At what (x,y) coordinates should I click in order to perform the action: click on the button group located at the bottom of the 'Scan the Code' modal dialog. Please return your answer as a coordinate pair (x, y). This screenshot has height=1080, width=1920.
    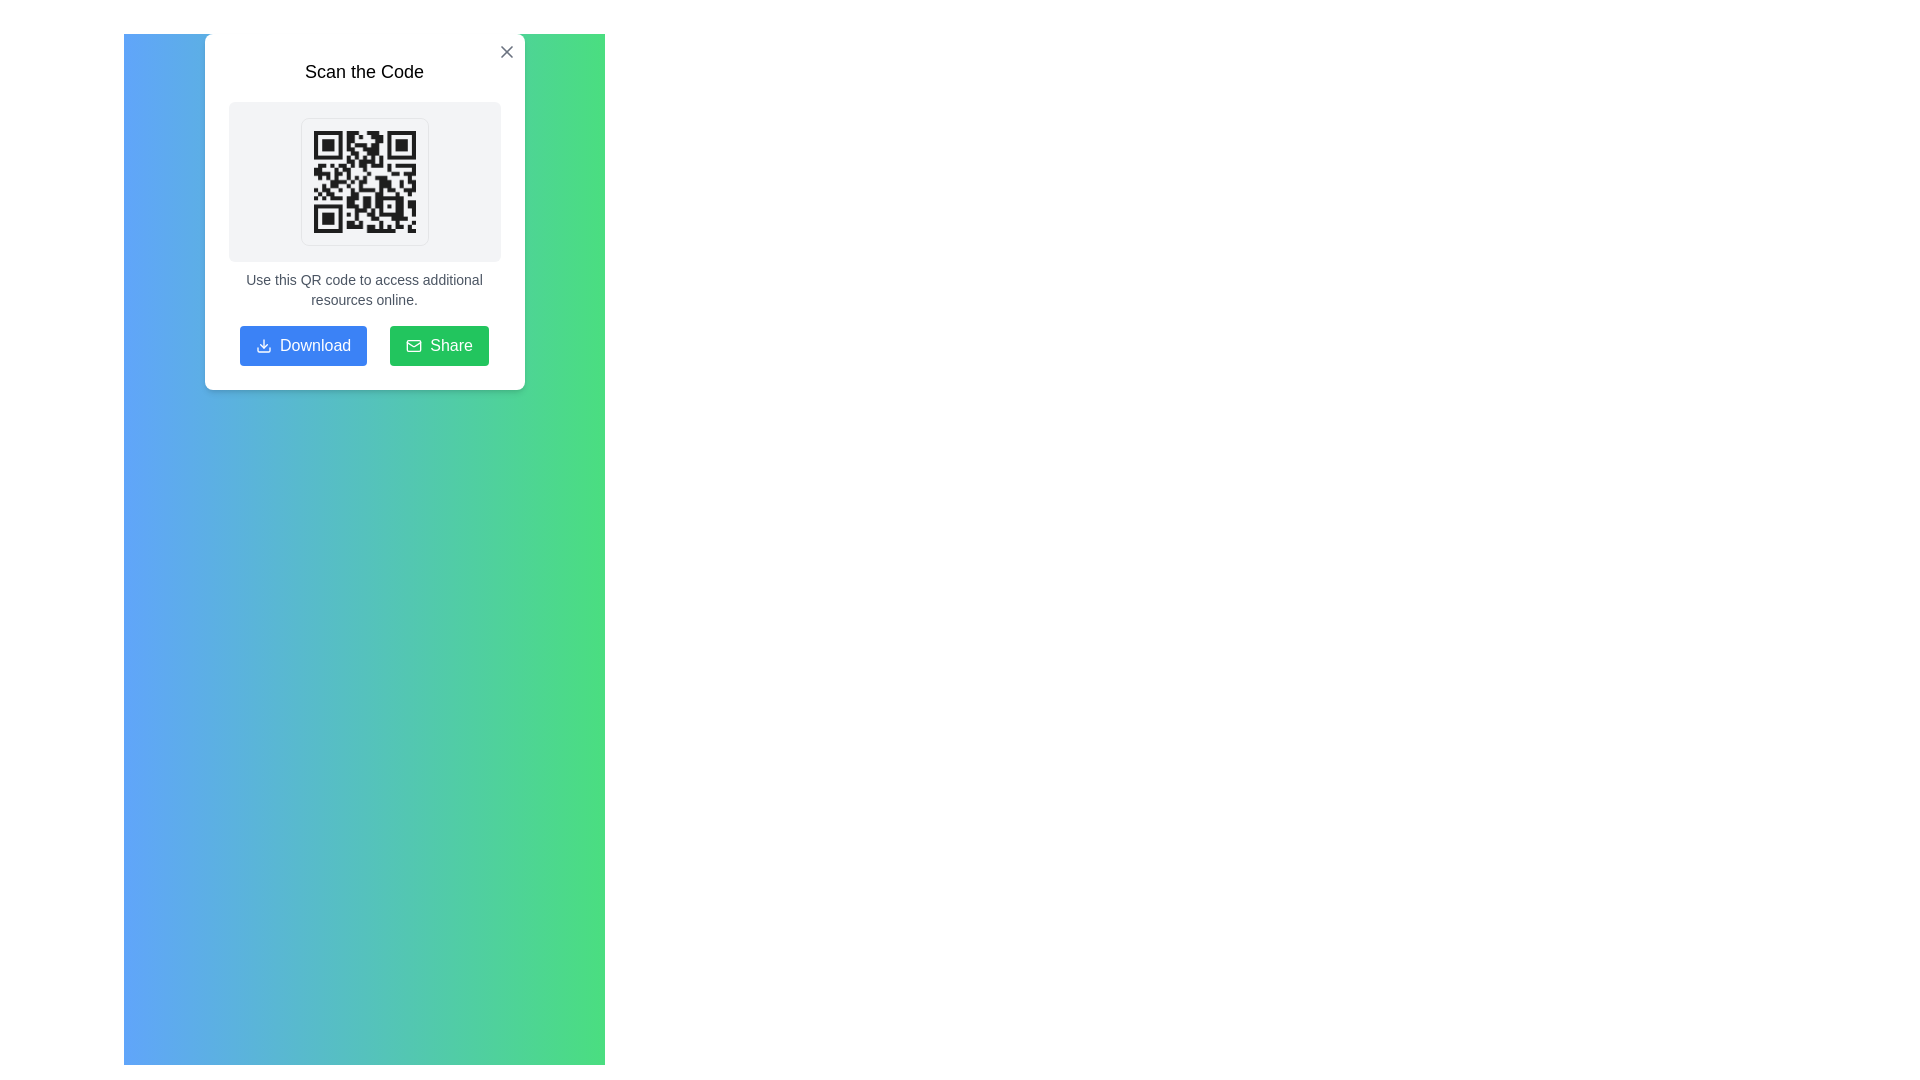
    Looking at the image, I should click on (364, 345).